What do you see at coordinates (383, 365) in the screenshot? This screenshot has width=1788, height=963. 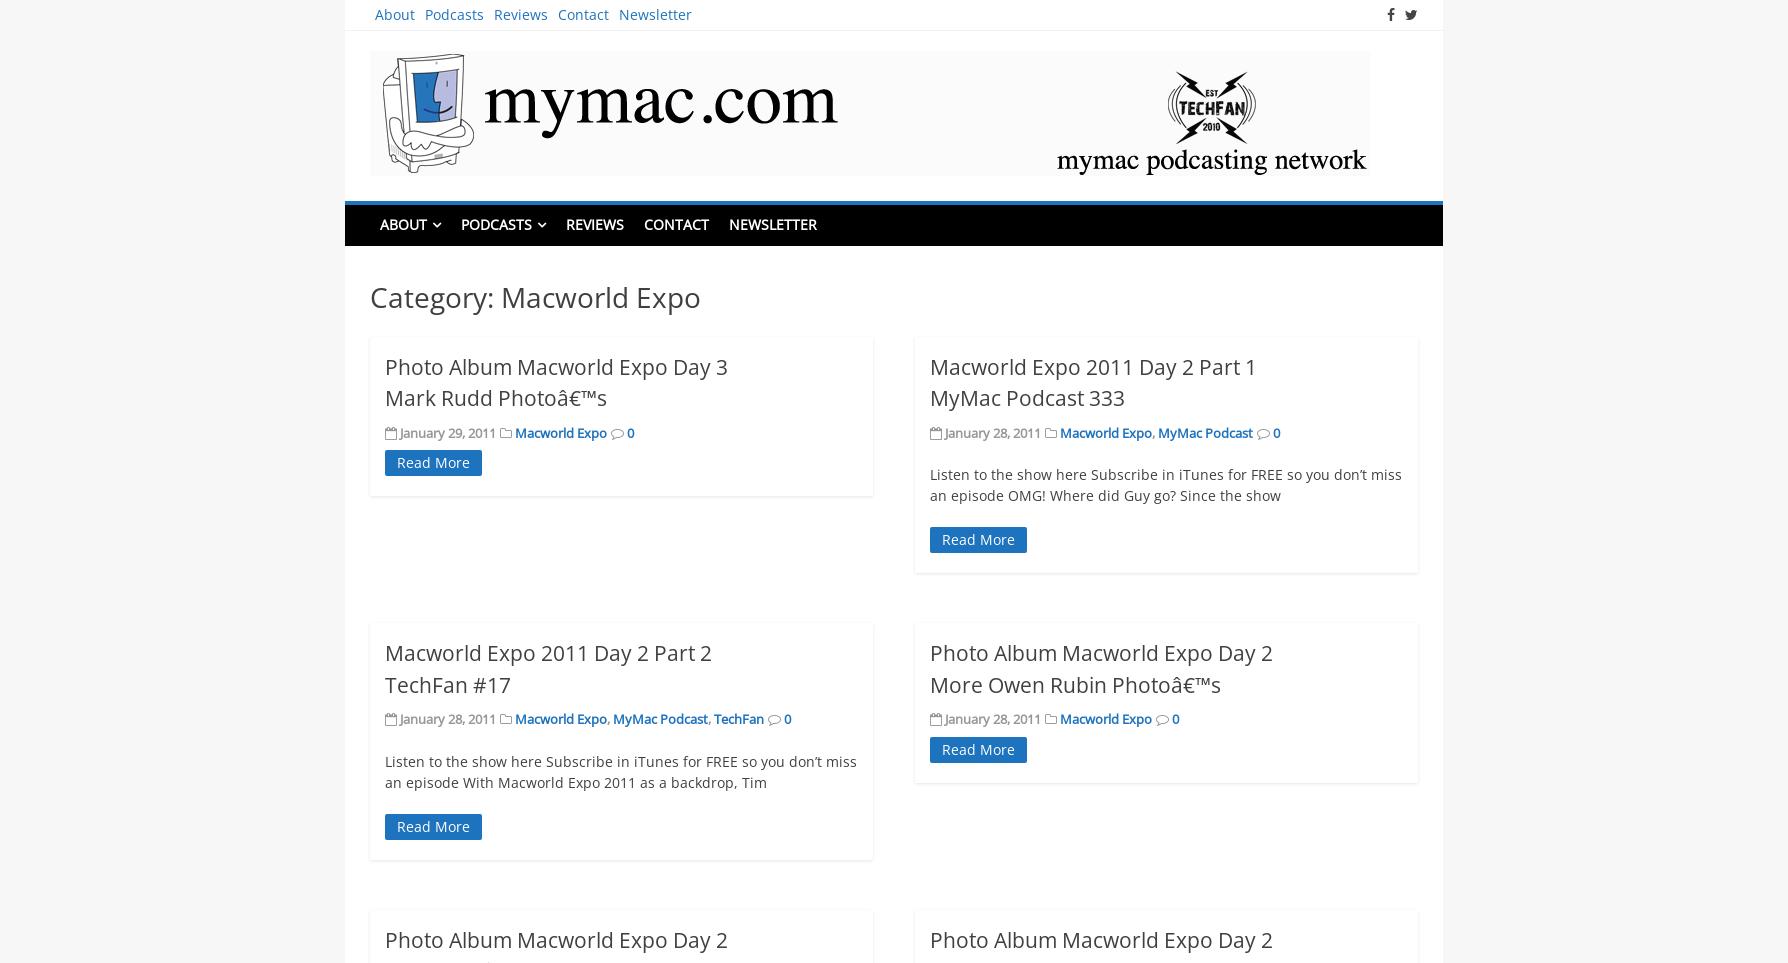 I see `'Photo Album Macworld Expo Day 3'` at bounding box center [383, 365].